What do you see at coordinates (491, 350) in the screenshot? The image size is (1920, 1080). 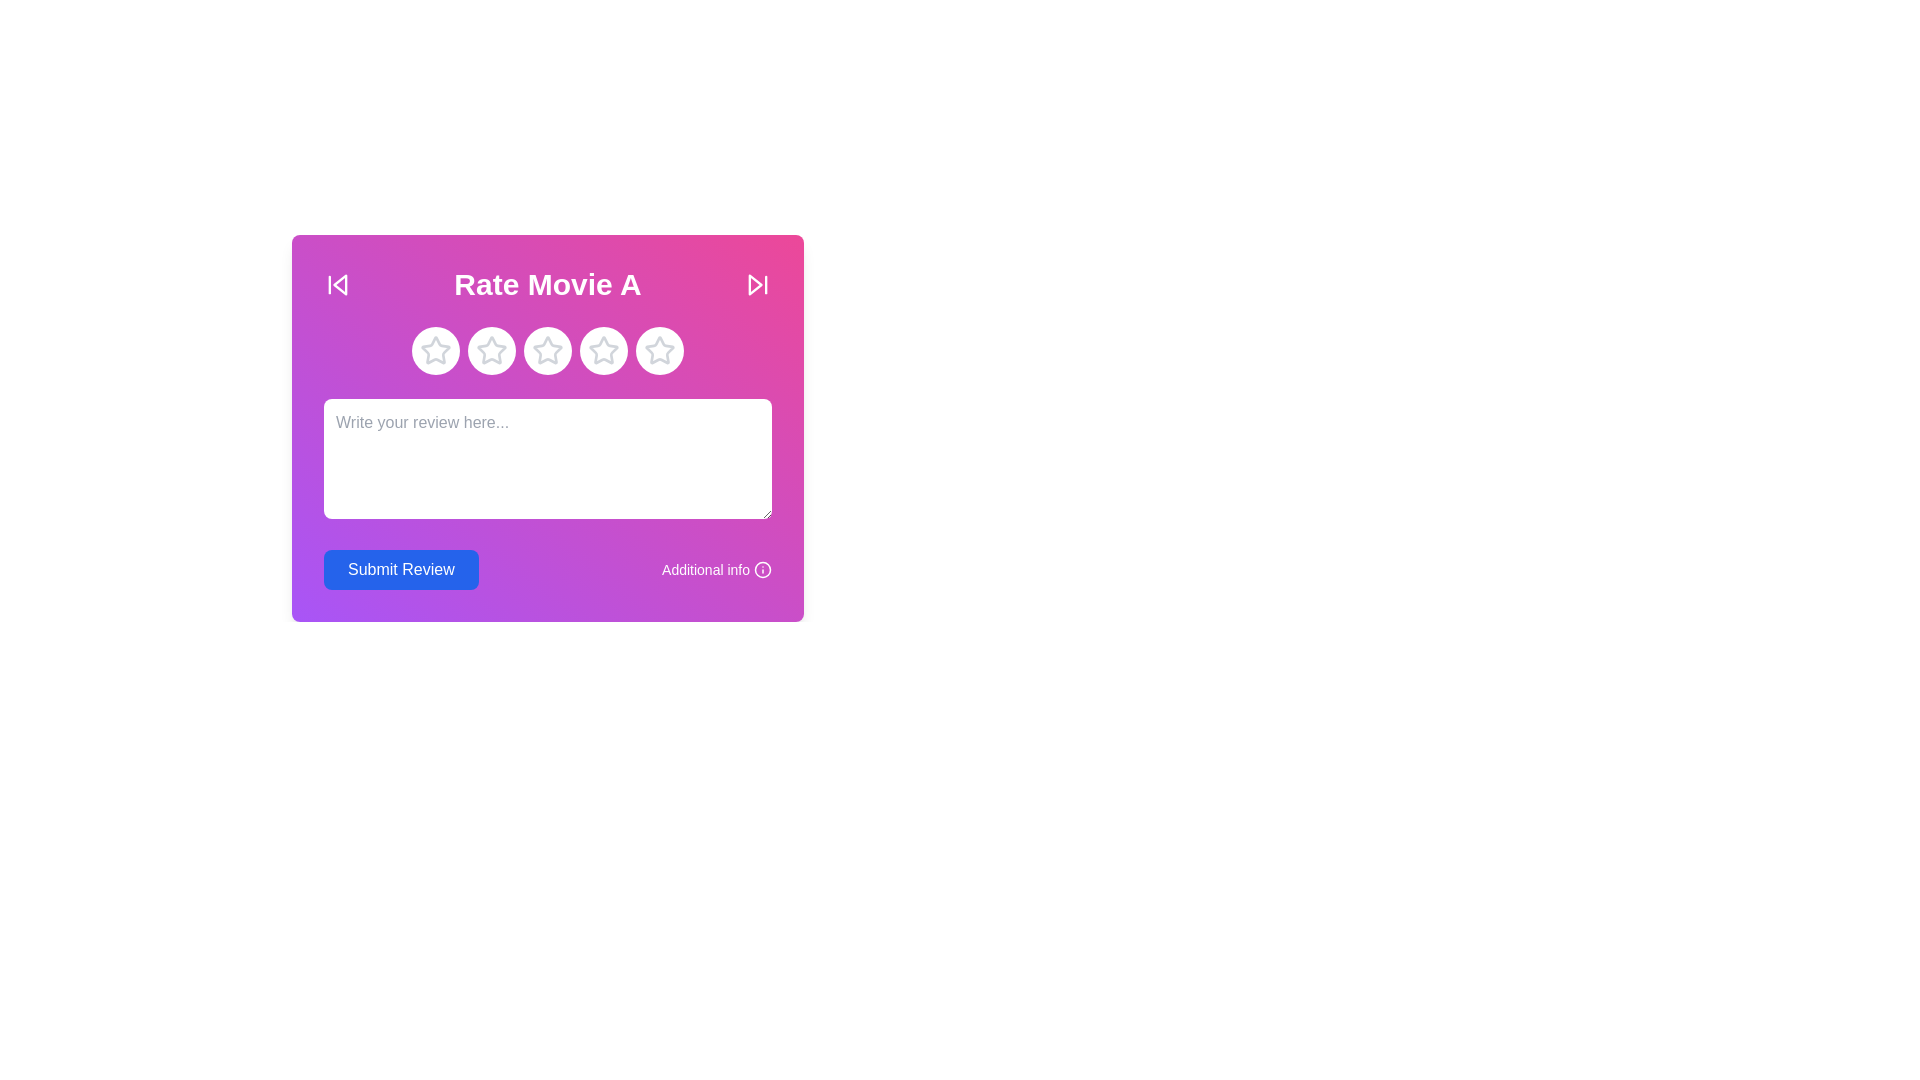 I see `the second star-shaped icon in the rating system located beneath the text header 'Rate Movie A'` at bounding box center [491, 350].